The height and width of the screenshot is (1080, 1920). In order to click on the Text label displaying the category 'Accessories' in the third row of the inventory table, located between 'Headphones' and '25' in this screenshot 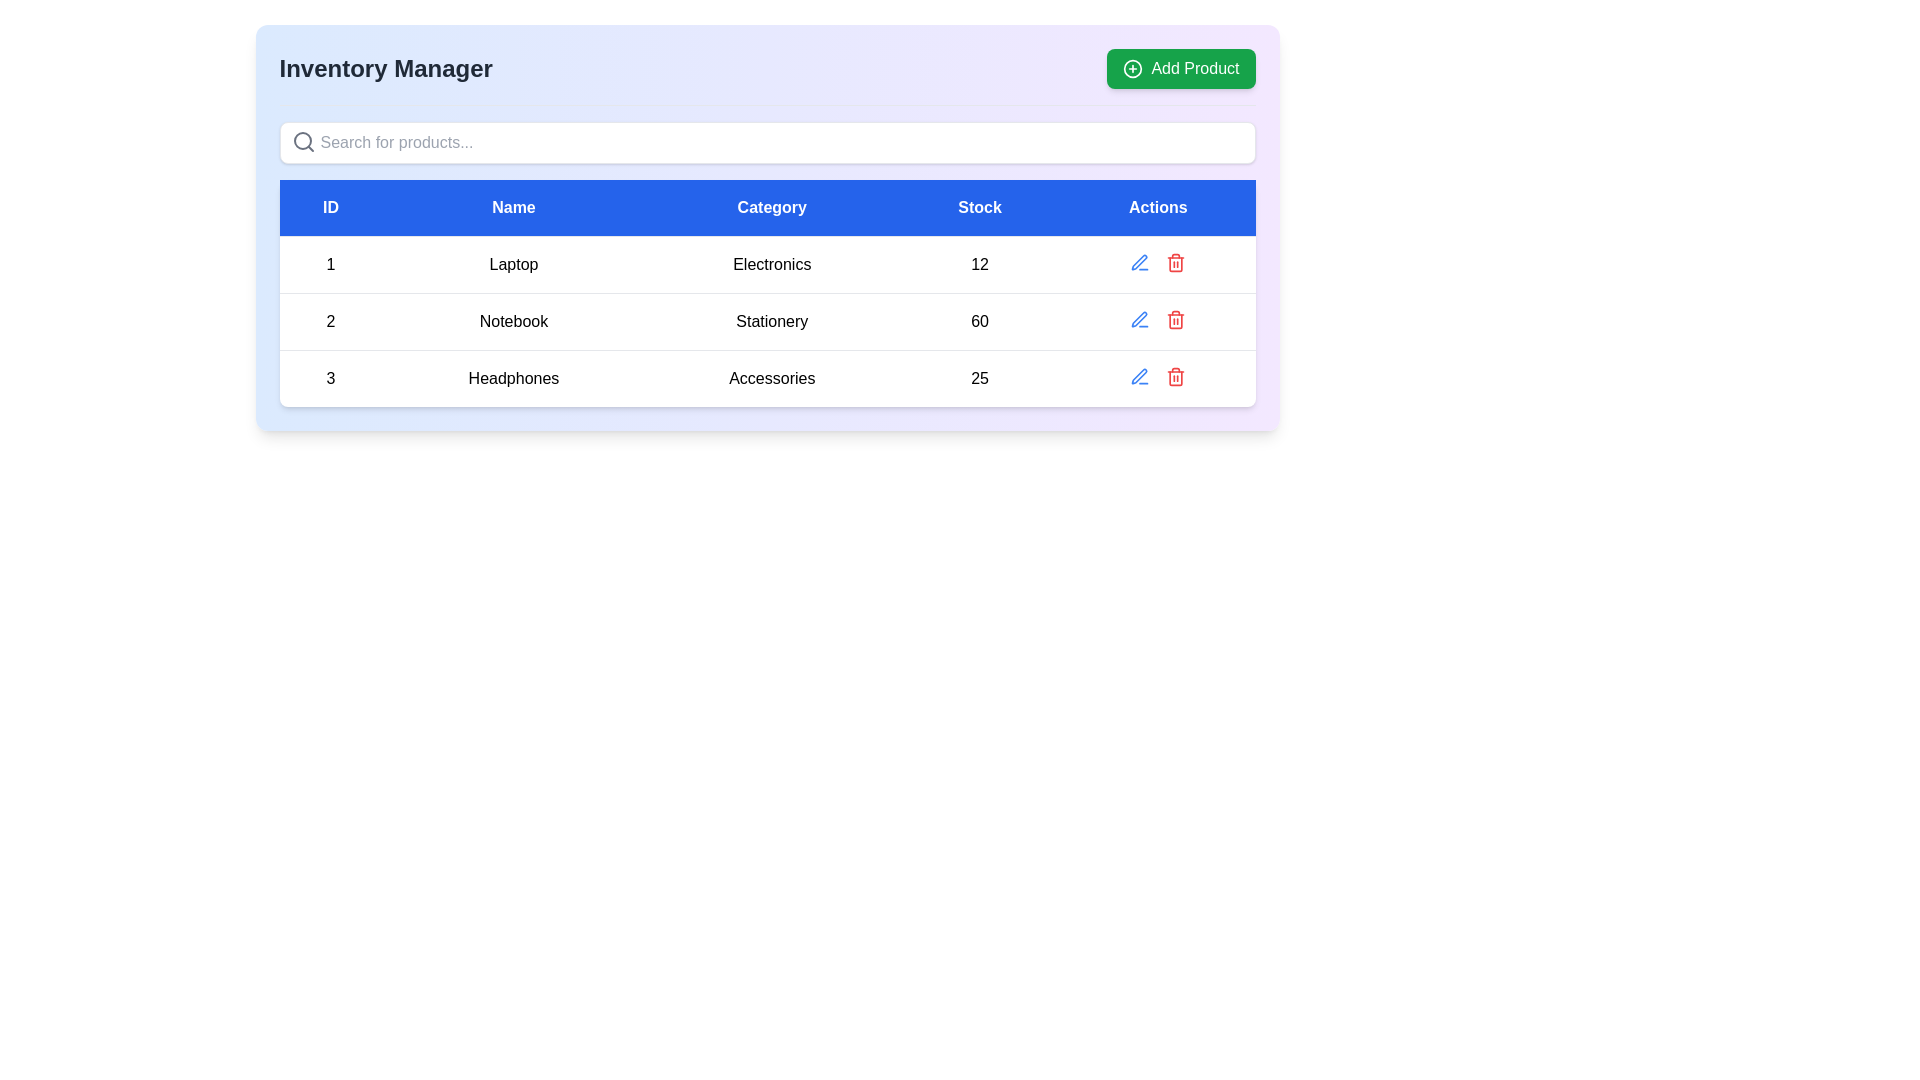, I will do `click(766, 378)`.